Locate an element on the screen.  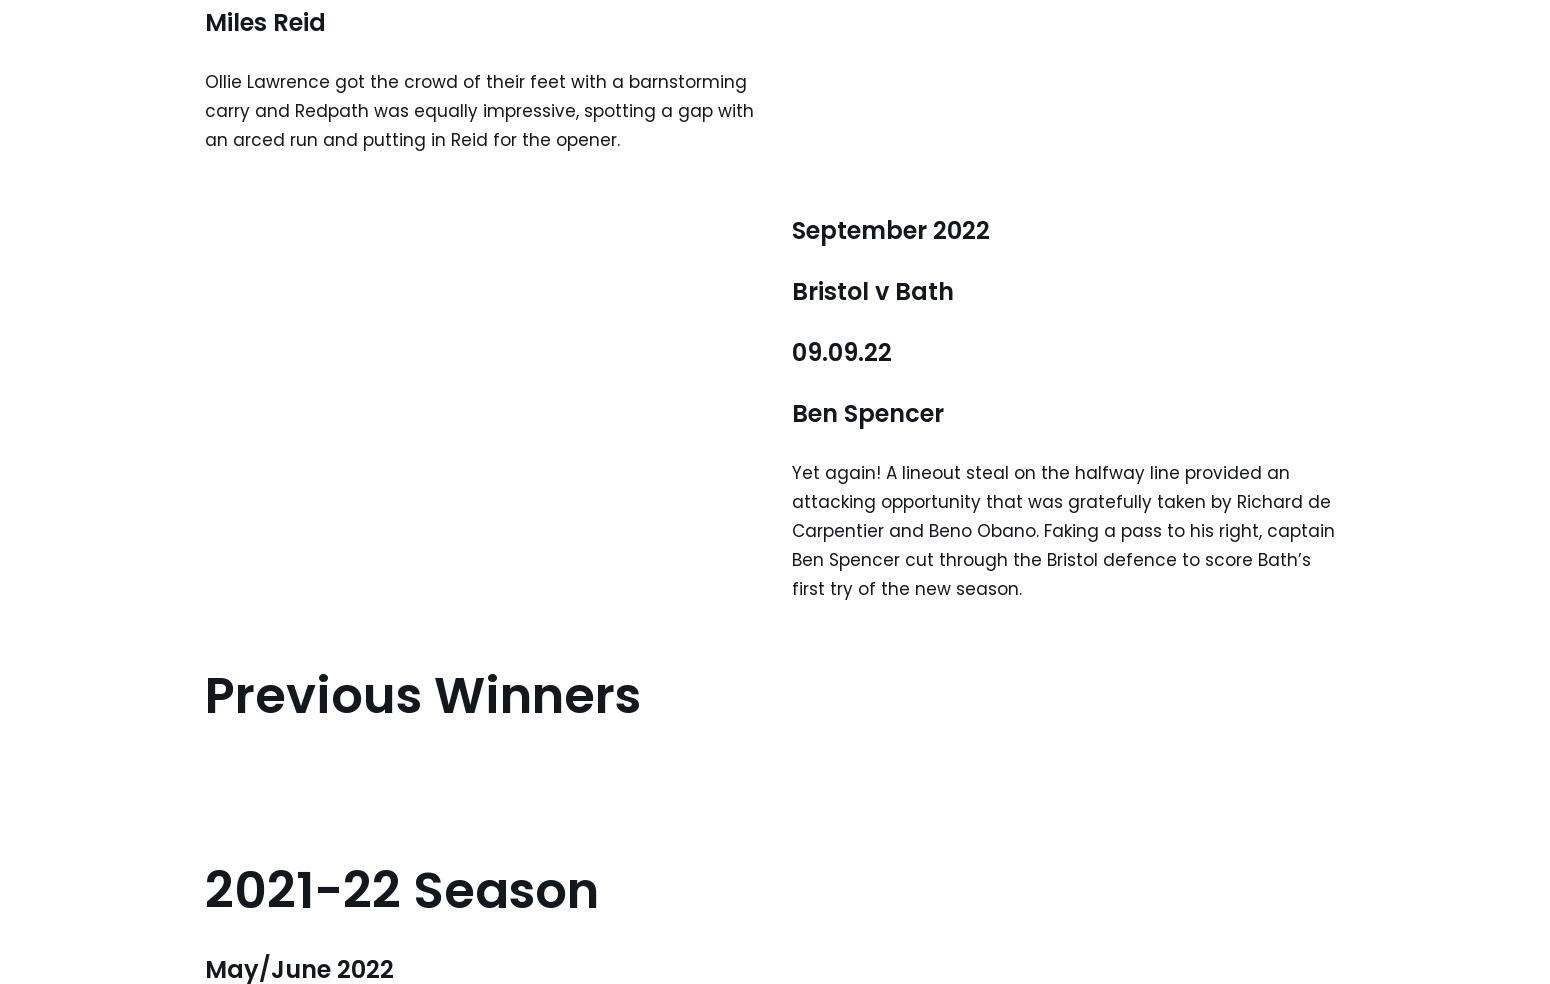
'Yet again! A lineout steal on the halfway line provided an attacking opportunity that was gratefully taken by Richard de Carpentier and Beno Obano. Faking a pass to his right, captain Ben Spencer cut through the Bristol defence to score Bath’s first try of the new season.' is located at coordinates (1063, 529).